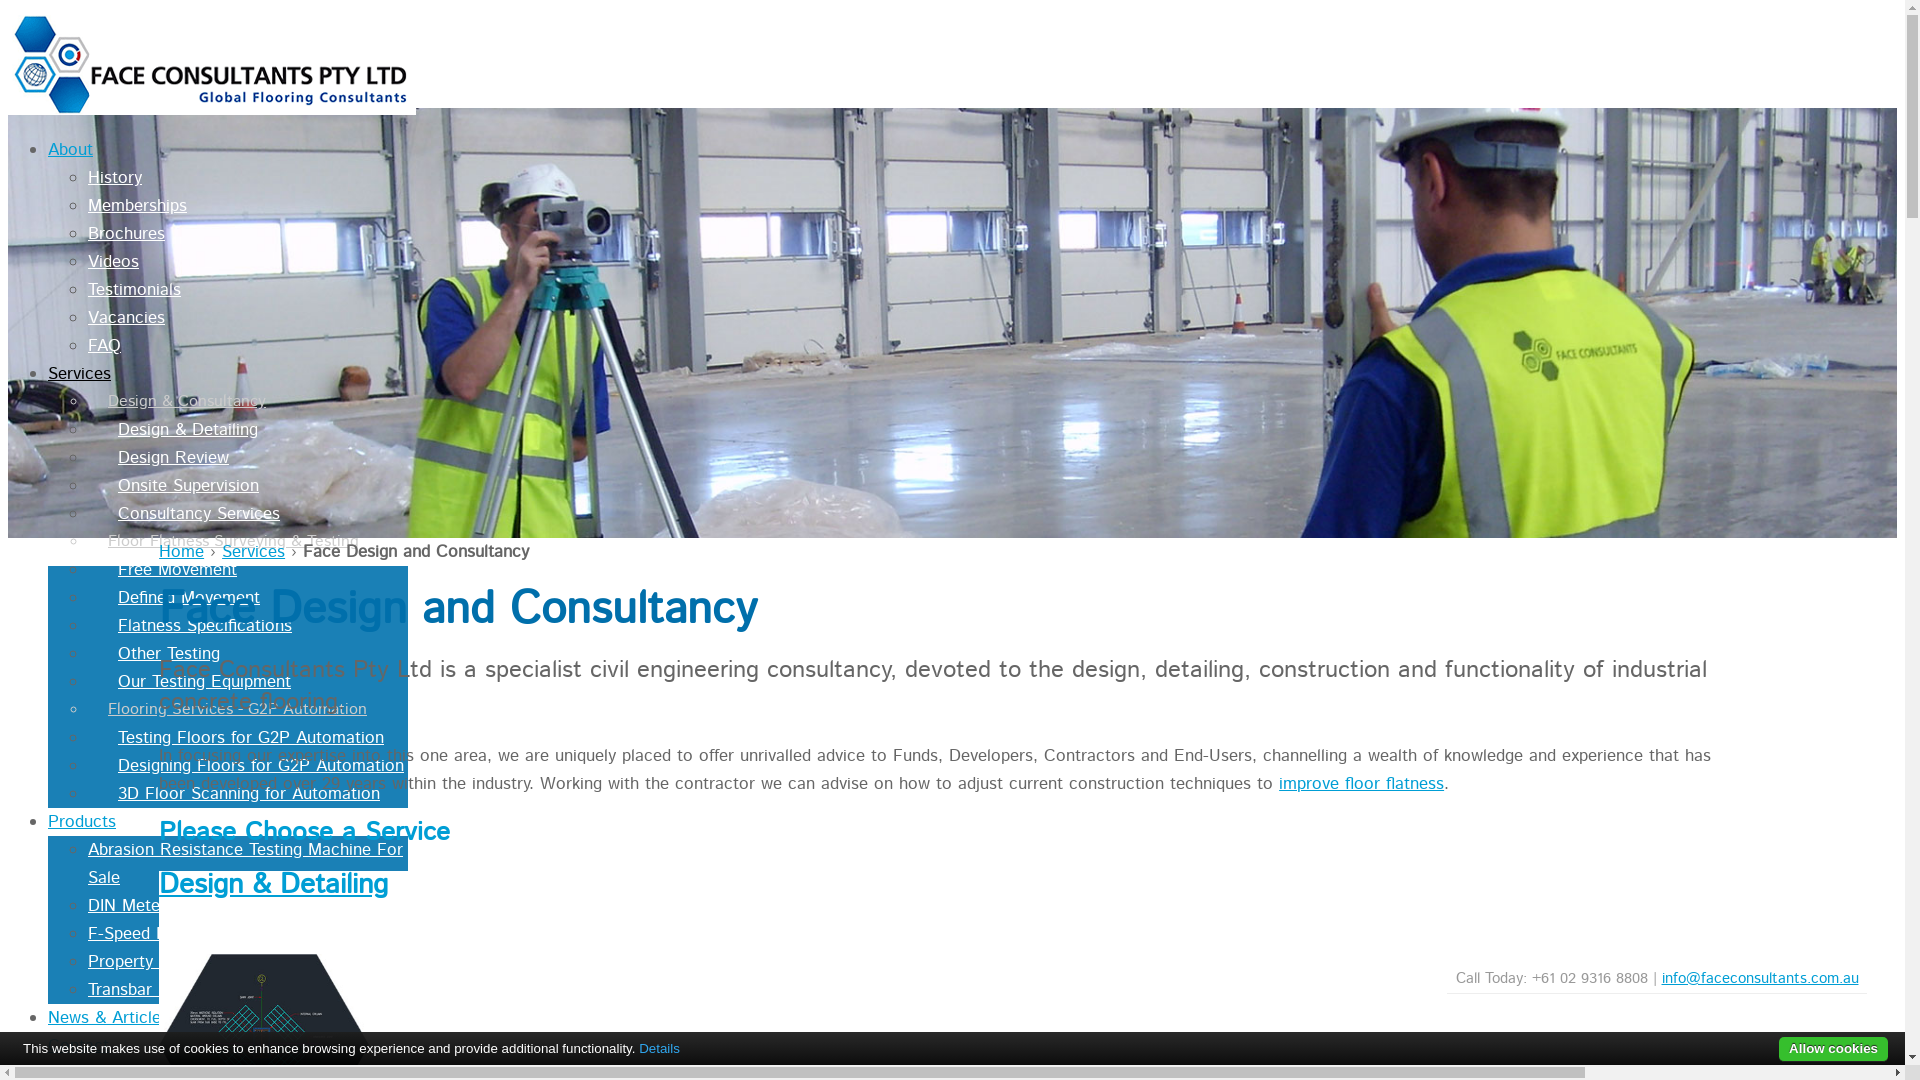  Describe the element at coordinates (125, 233) in the screenshot. I see `'Brochures'` at that location.